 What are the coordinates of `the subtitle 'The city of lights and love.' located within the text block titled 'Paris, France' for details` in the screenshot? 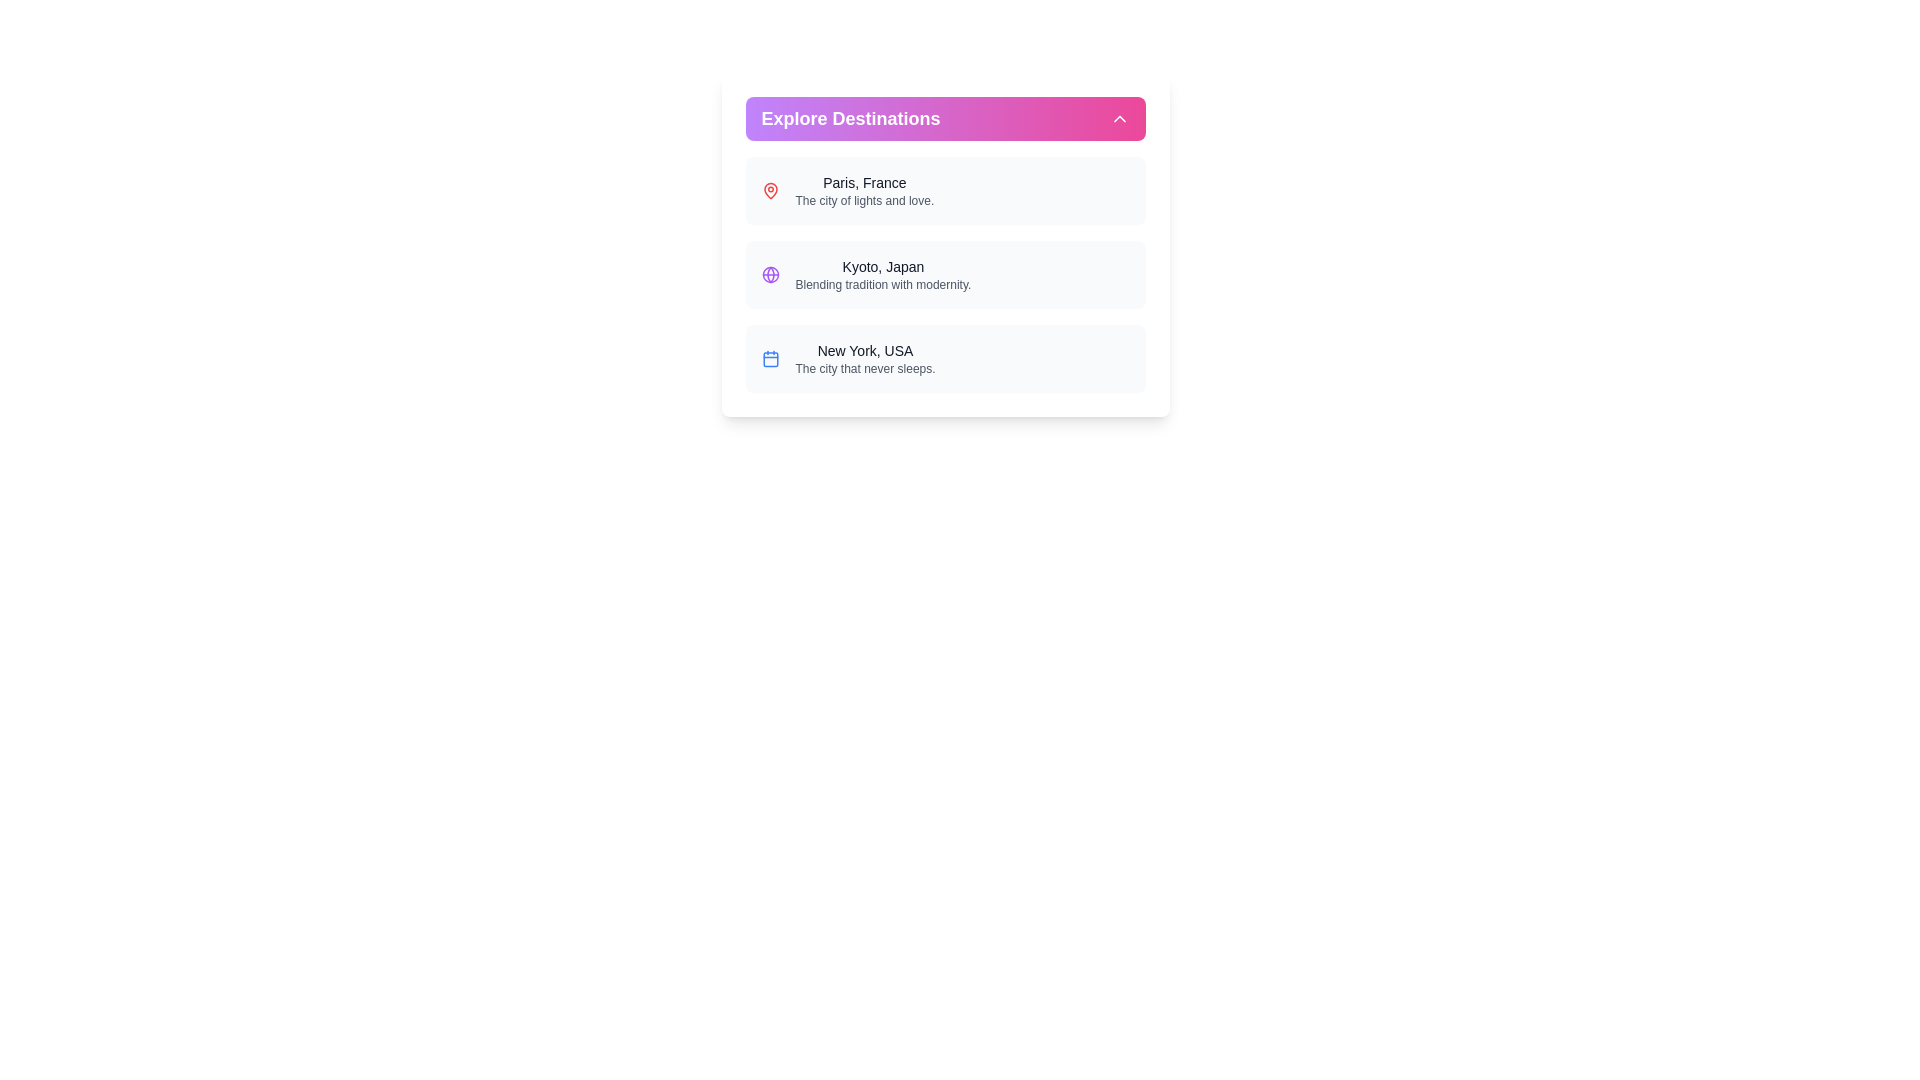 It's located at (864, 191).